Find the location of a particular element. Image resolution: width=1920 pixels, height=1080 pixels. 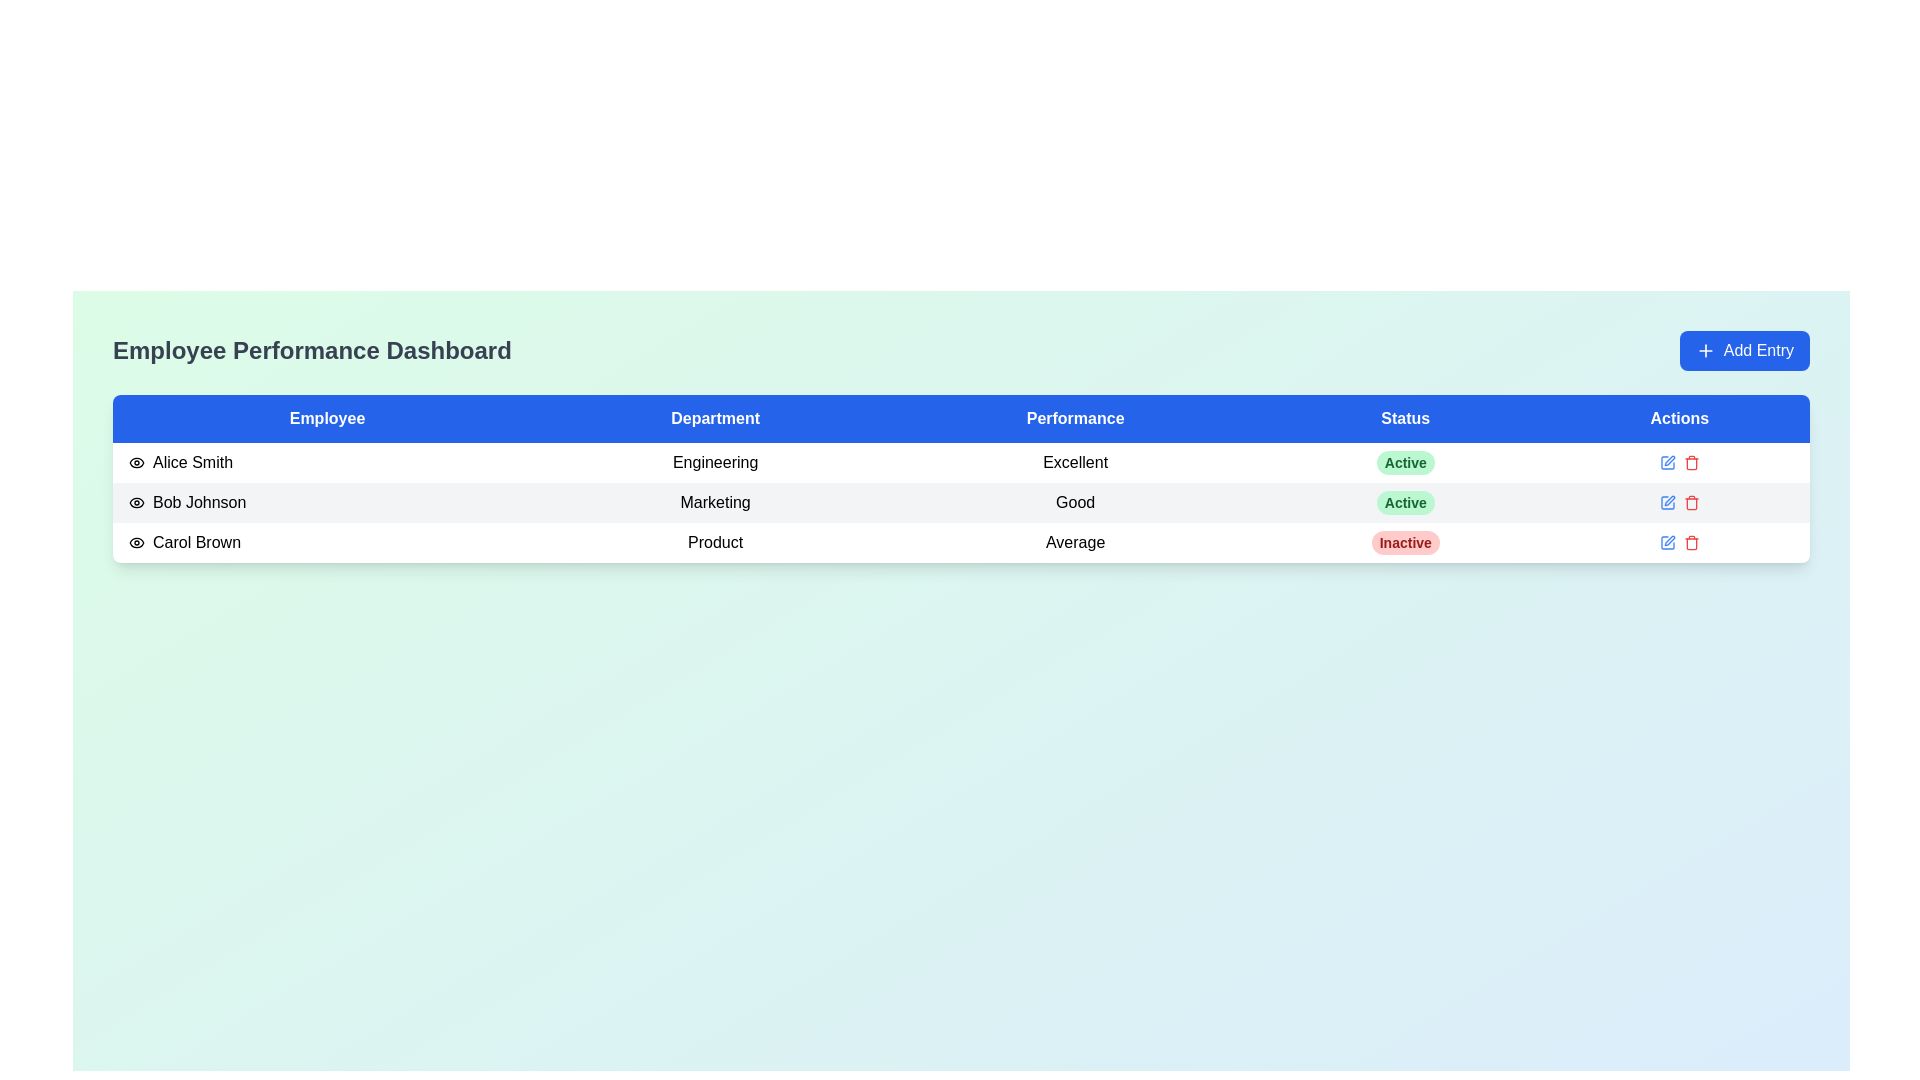

the edit icon button located in the 'Actions' column of the table row for user 'Carol Brown' to initiate the edit action is located at coordinates (1669, 461).